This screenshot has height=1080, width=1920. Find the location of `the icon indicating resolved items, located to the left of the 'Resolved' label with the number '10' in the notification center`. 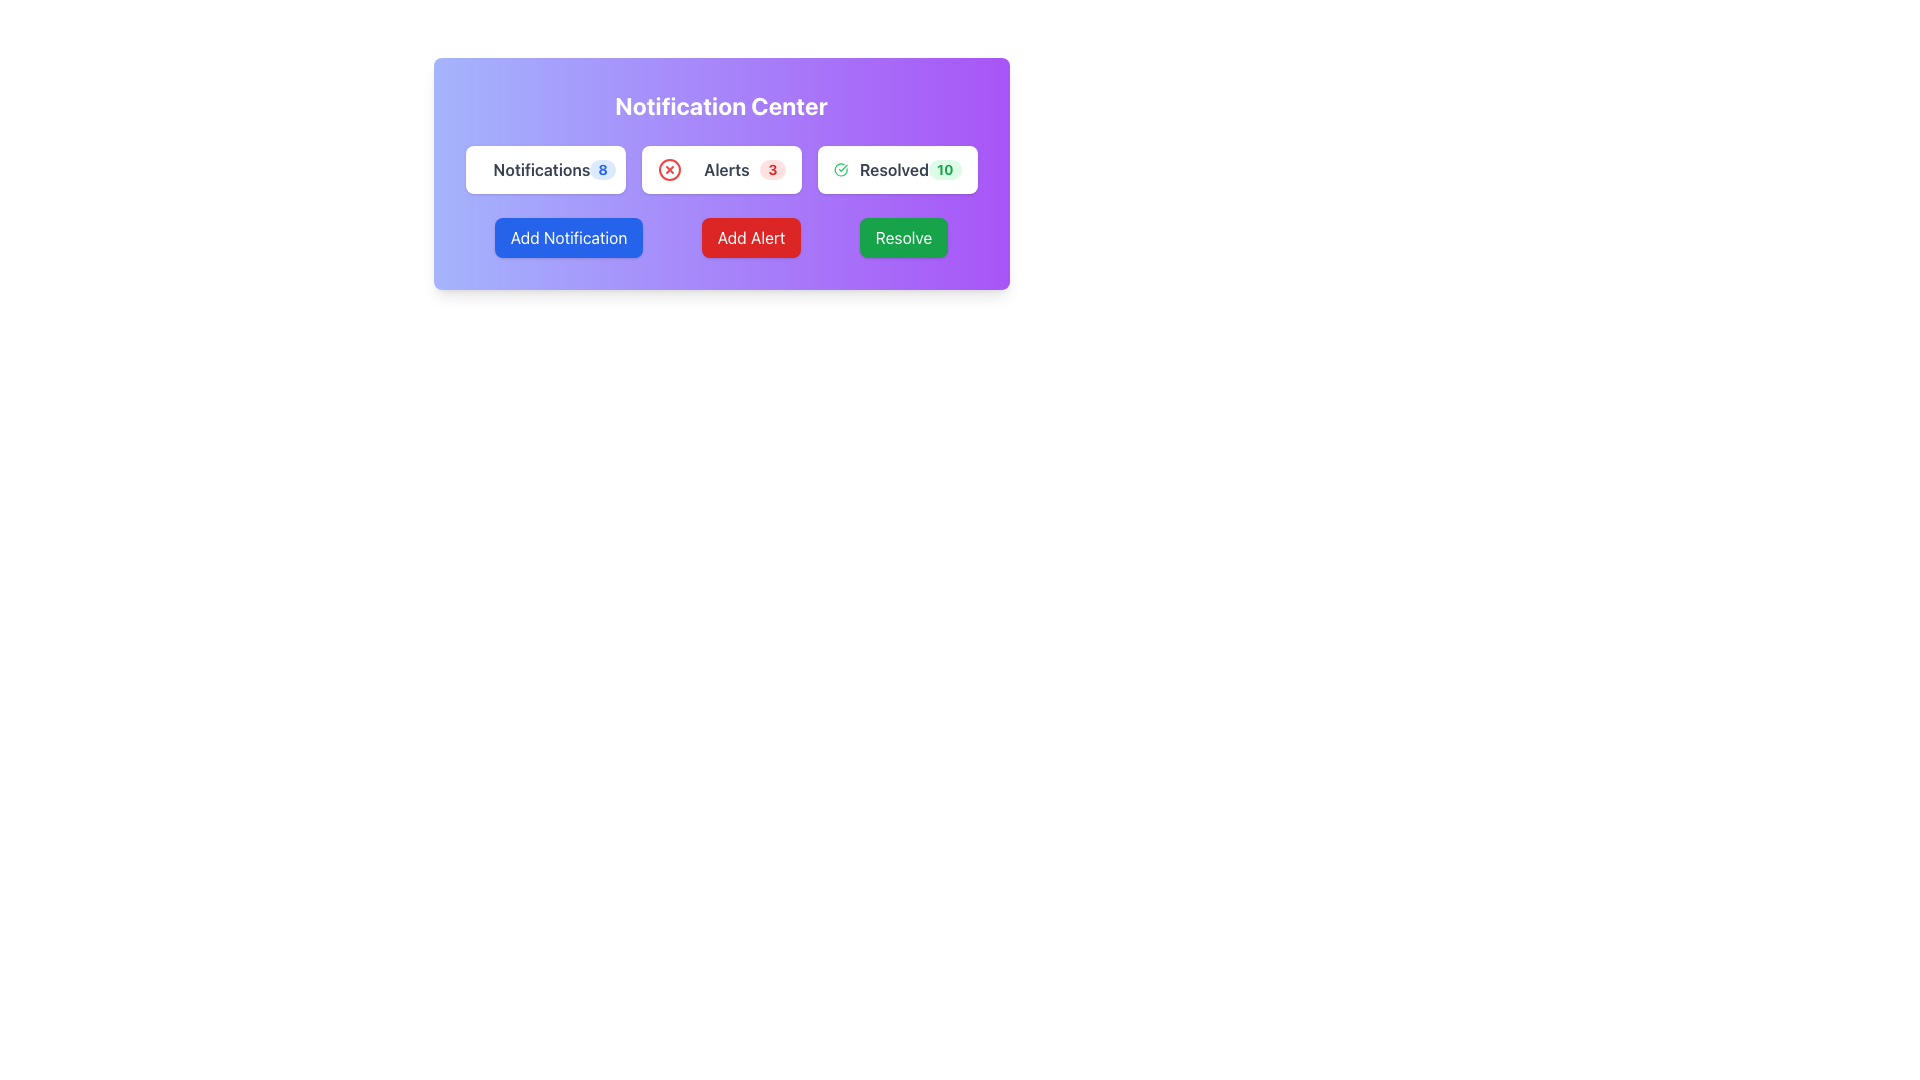

the icon indicating resolved items, located to the left of the 'Resolved' label with the number '10' in the notification center is located at coordinates (840, 168).